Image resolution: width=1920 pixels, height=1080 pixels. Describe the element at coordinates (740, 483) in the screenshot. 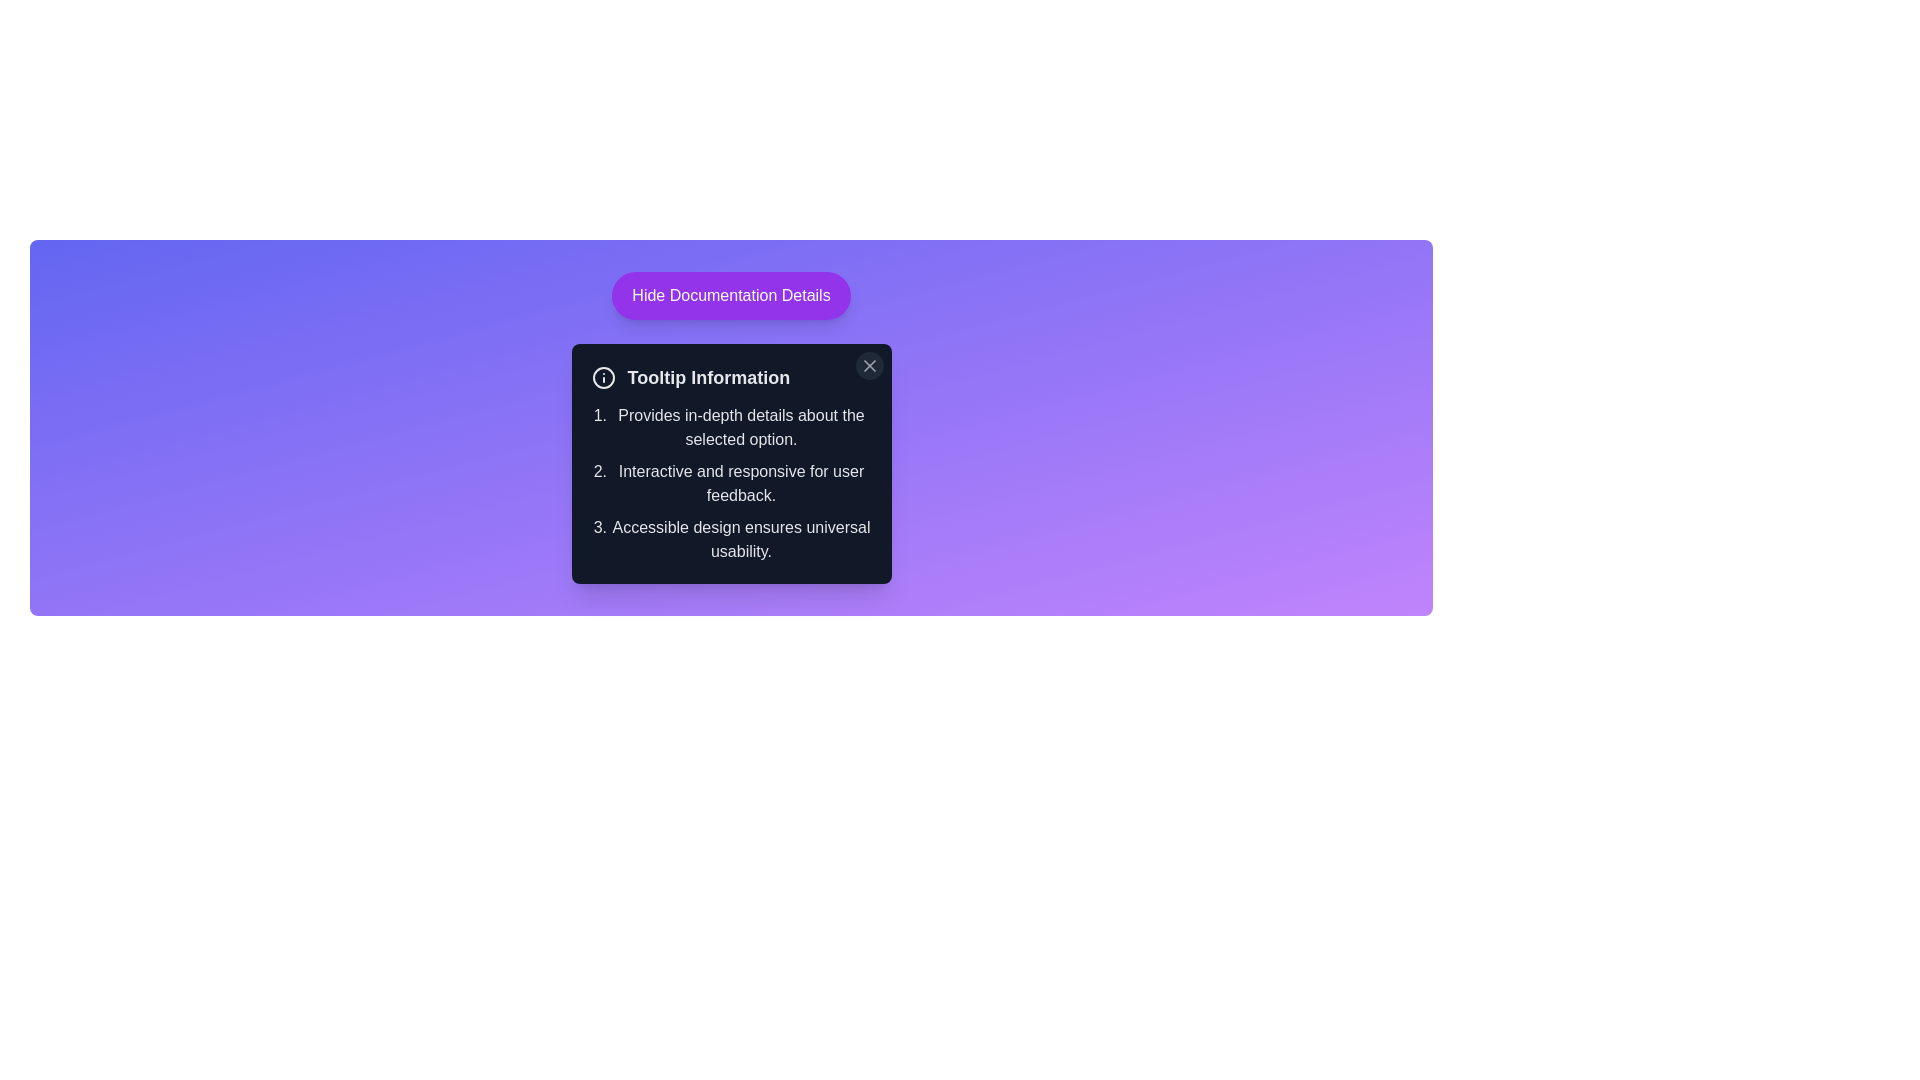

I see `text from the second item in the numbered list within the tooltip box that contains the text 'Interactive and responsive for user feedback.'` at that location.